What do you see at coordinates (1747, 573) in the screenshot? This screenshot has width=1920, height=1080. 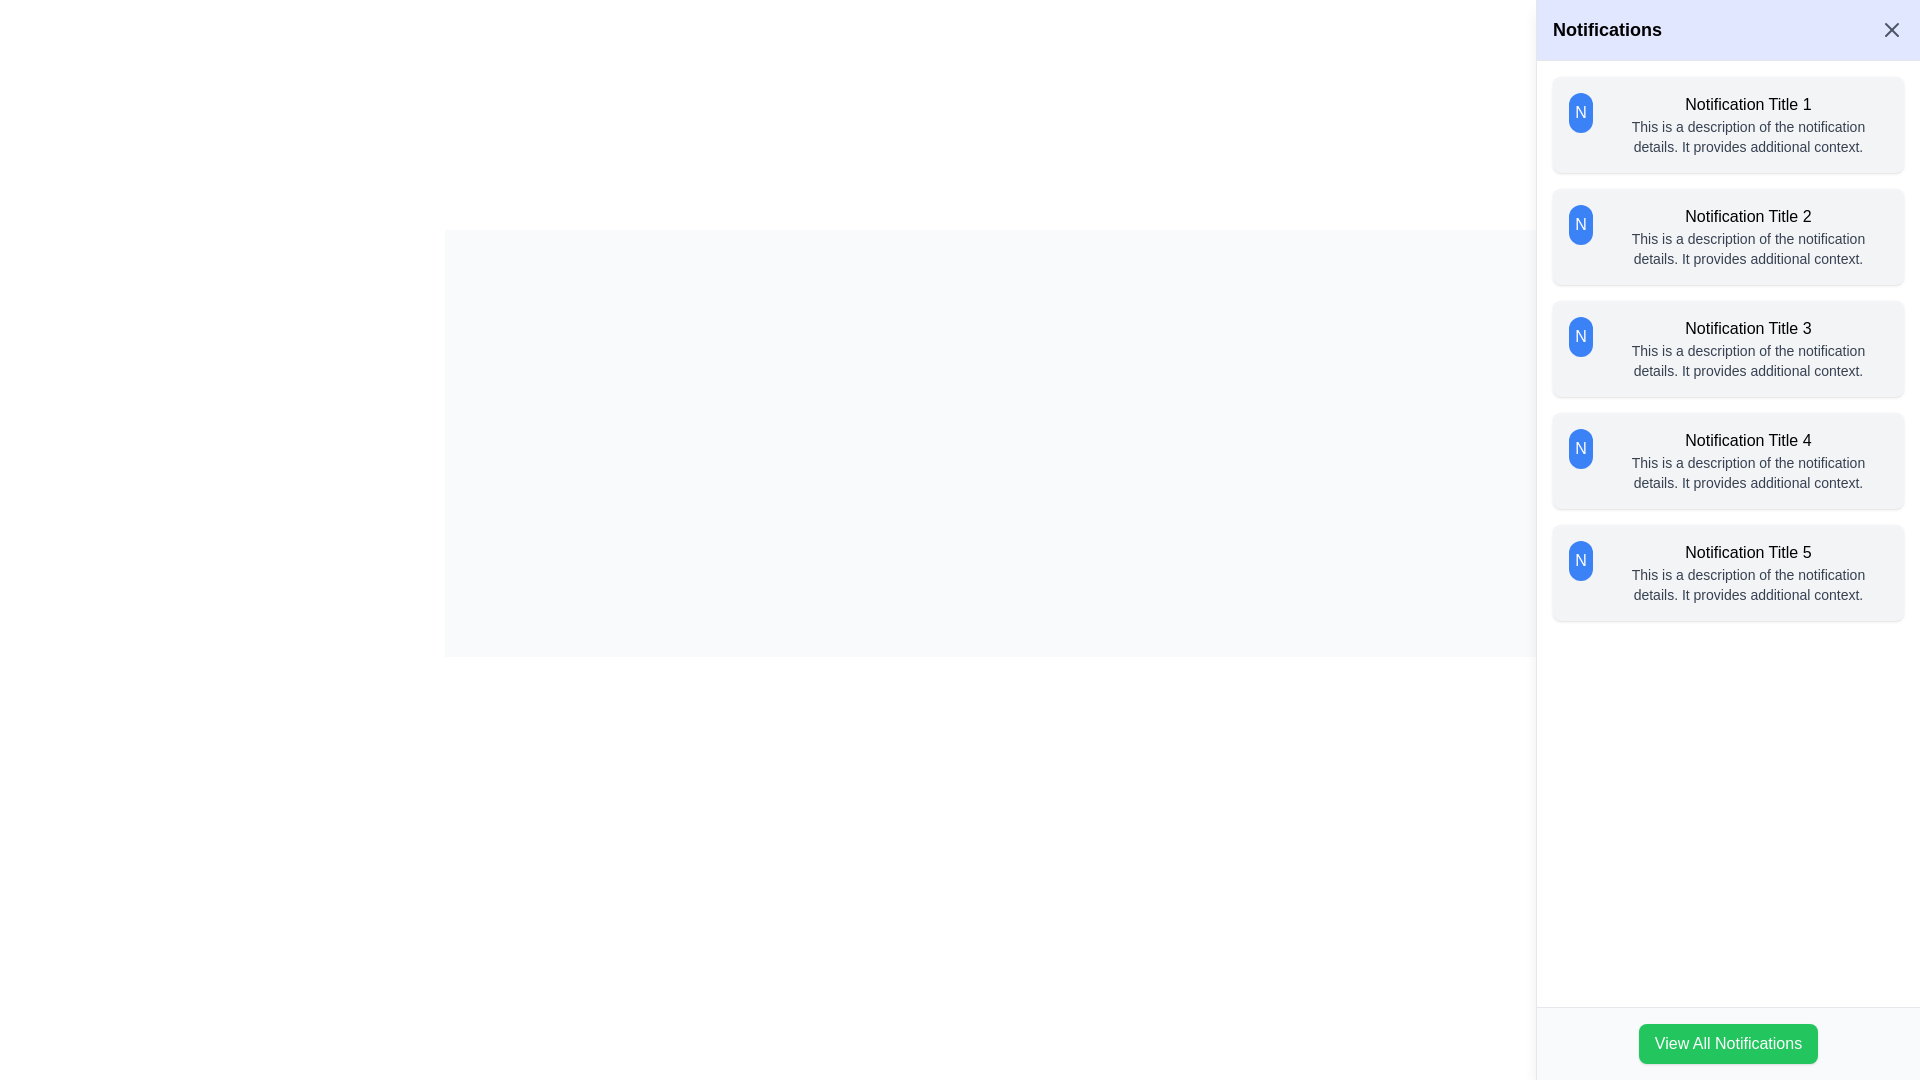 I see `text content of the Text Display Component identified by the title 'Notification Title 5', which includes a bolded title and a detailed description below` at bounding box center [1747, 573].